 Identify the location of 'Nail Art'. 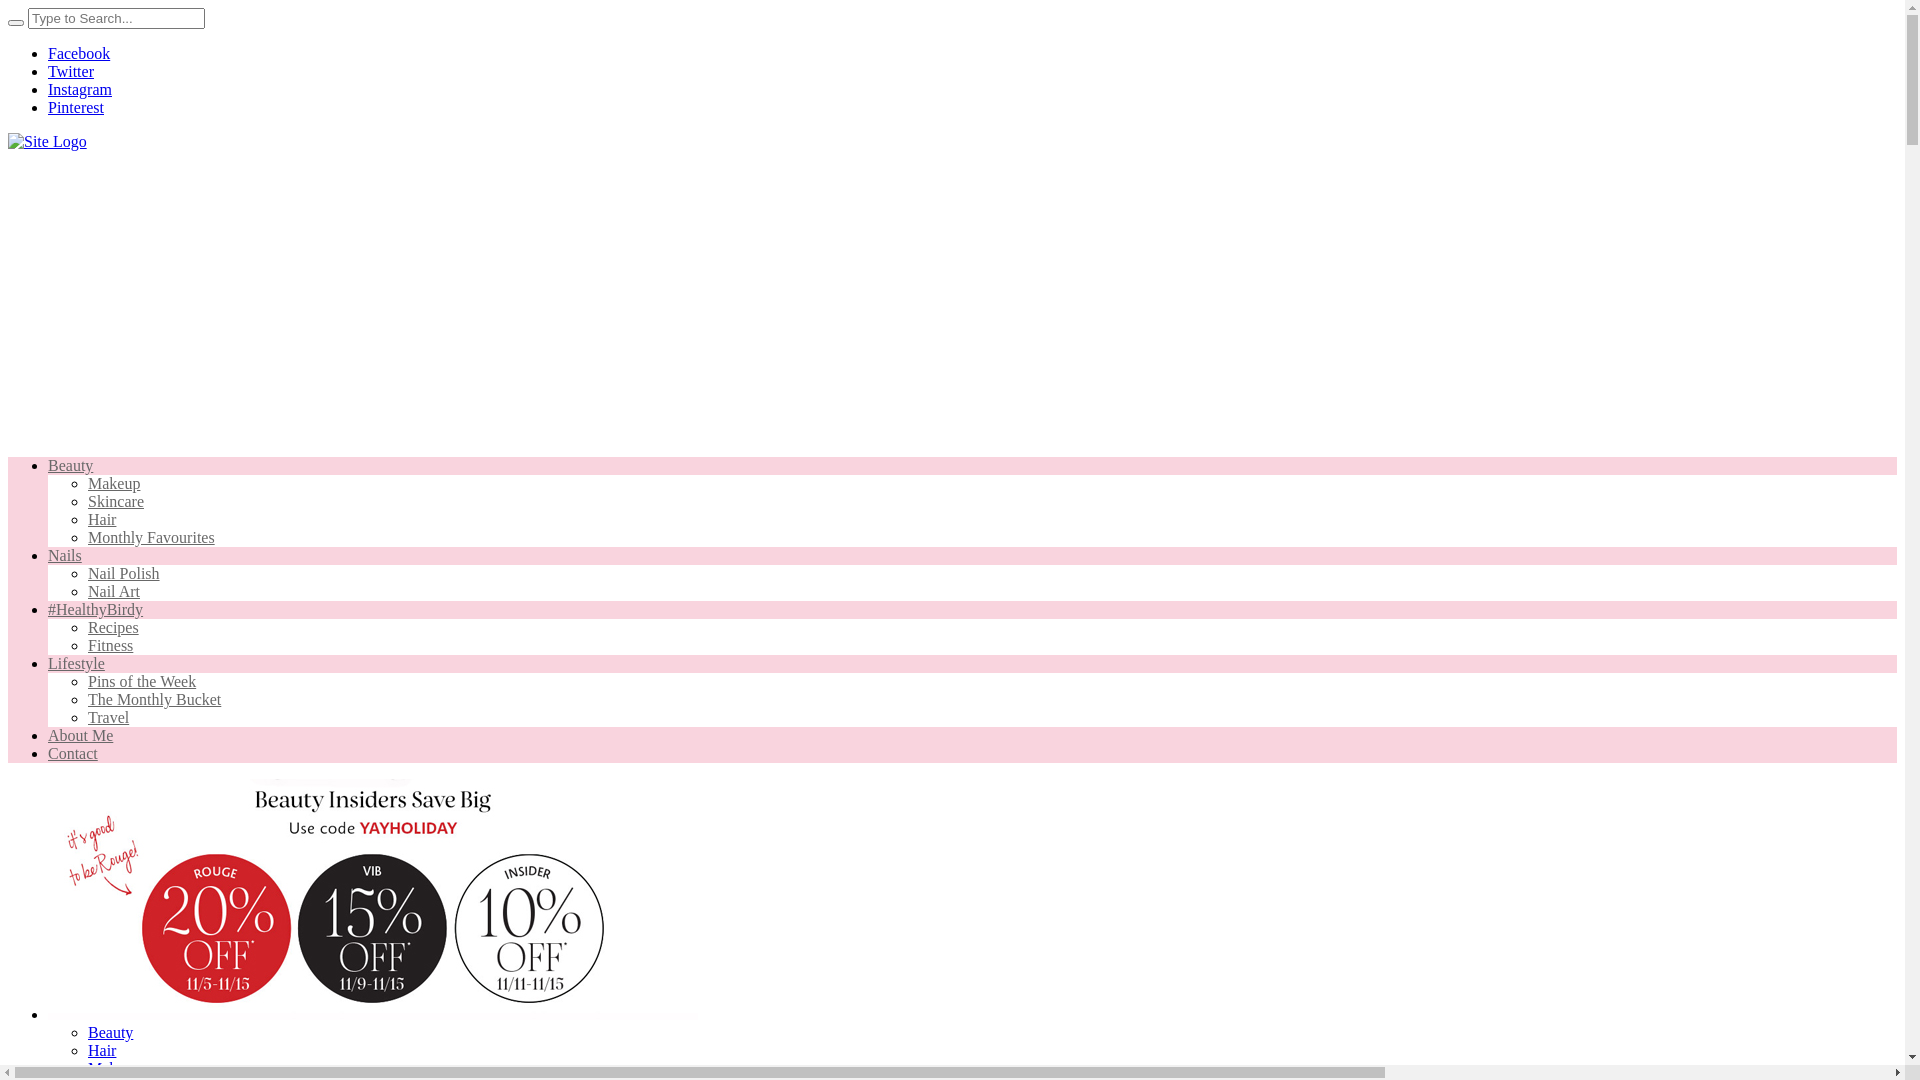
(113, 590).